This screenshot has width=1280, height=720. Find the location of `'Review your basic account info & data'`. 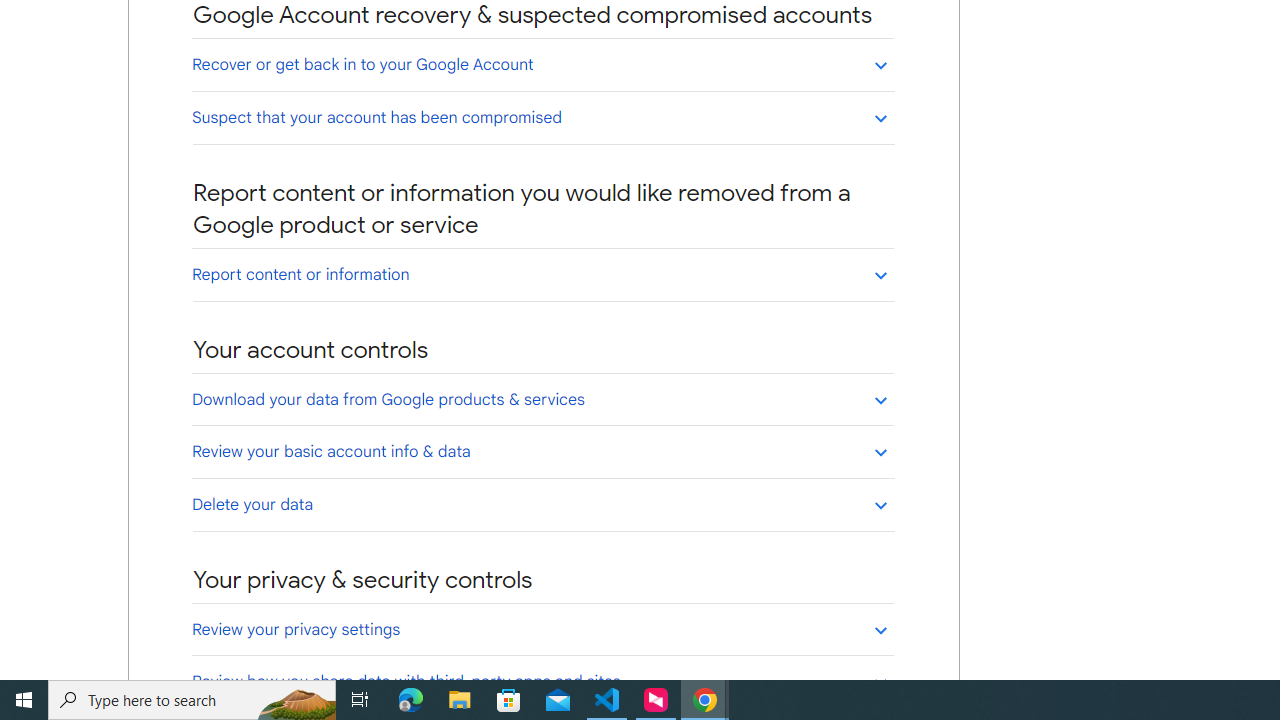

'Review your basic account info & data' is located at coordinates (542, 451).